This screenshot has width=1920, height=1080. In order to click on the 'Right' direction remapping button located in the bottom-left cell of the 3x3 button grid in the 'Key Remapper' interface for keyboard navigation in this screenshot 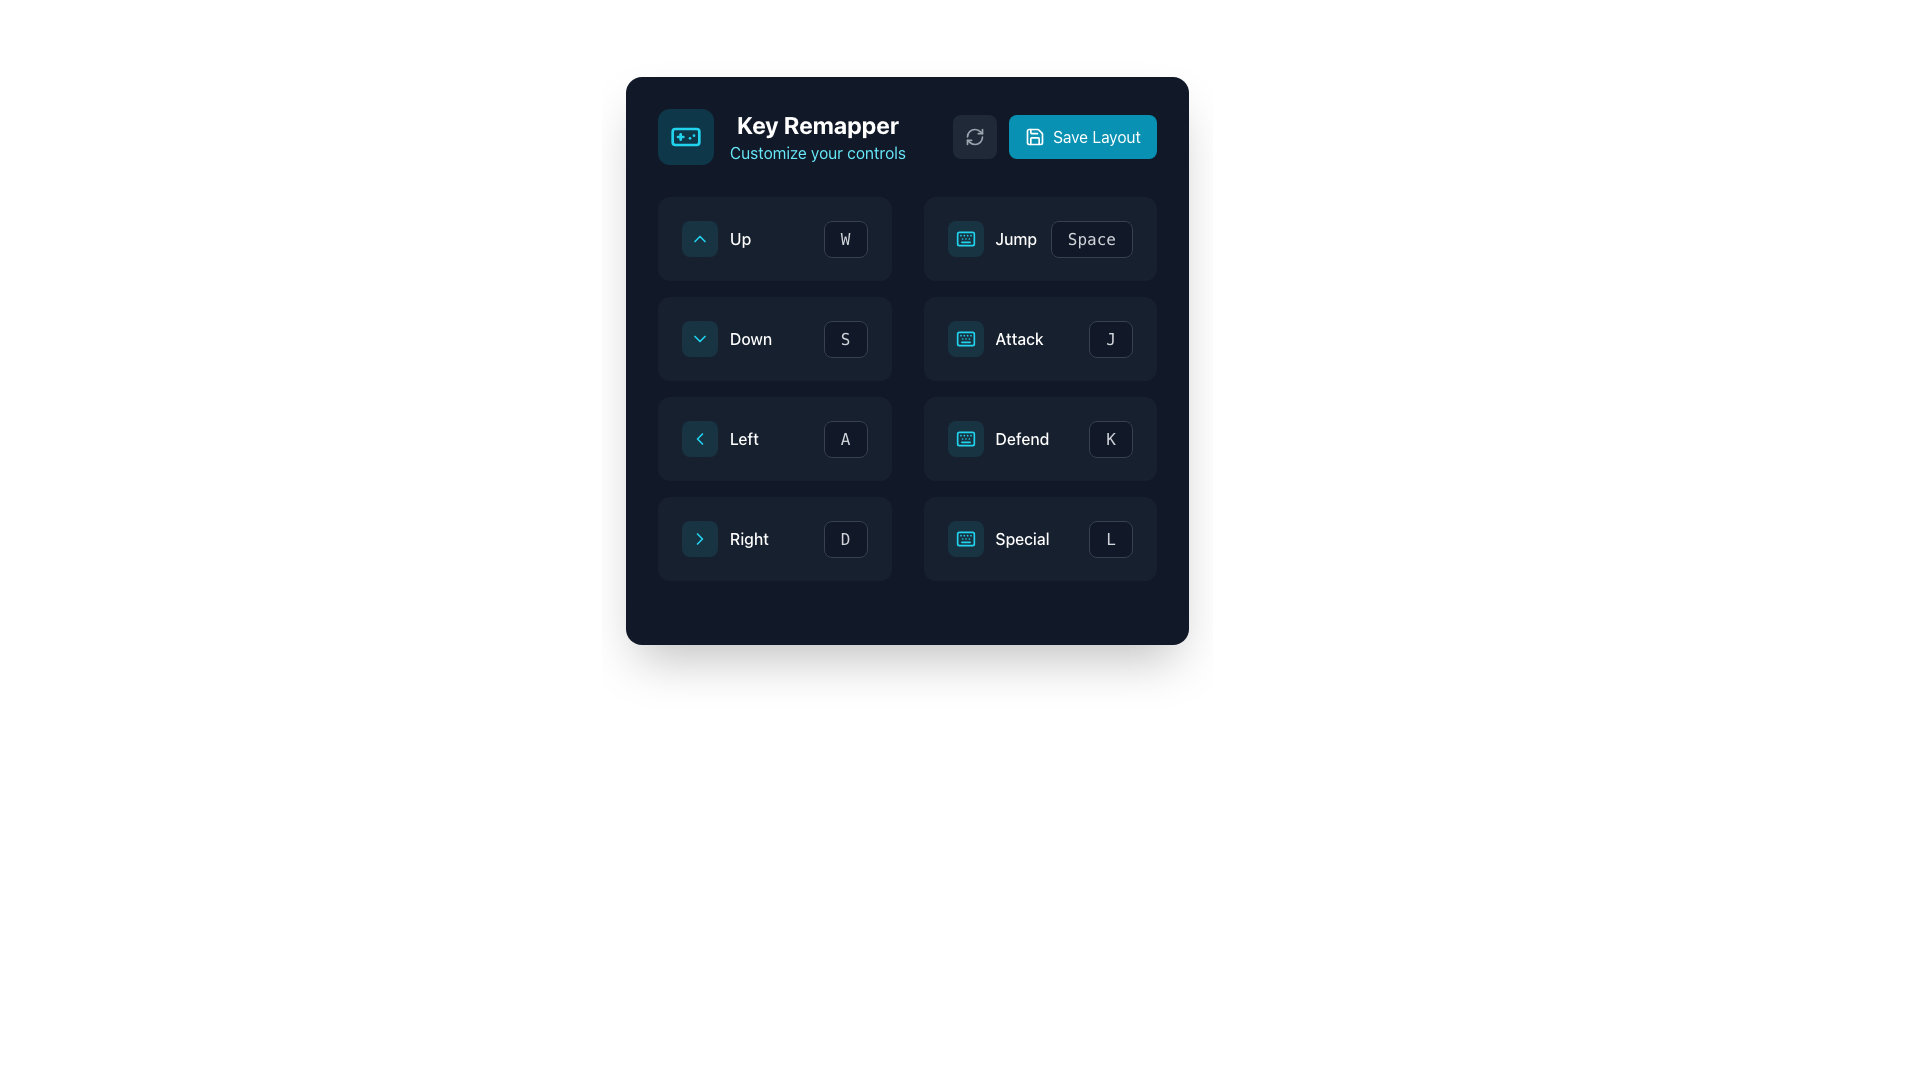, I will do `click(724, 538)`.